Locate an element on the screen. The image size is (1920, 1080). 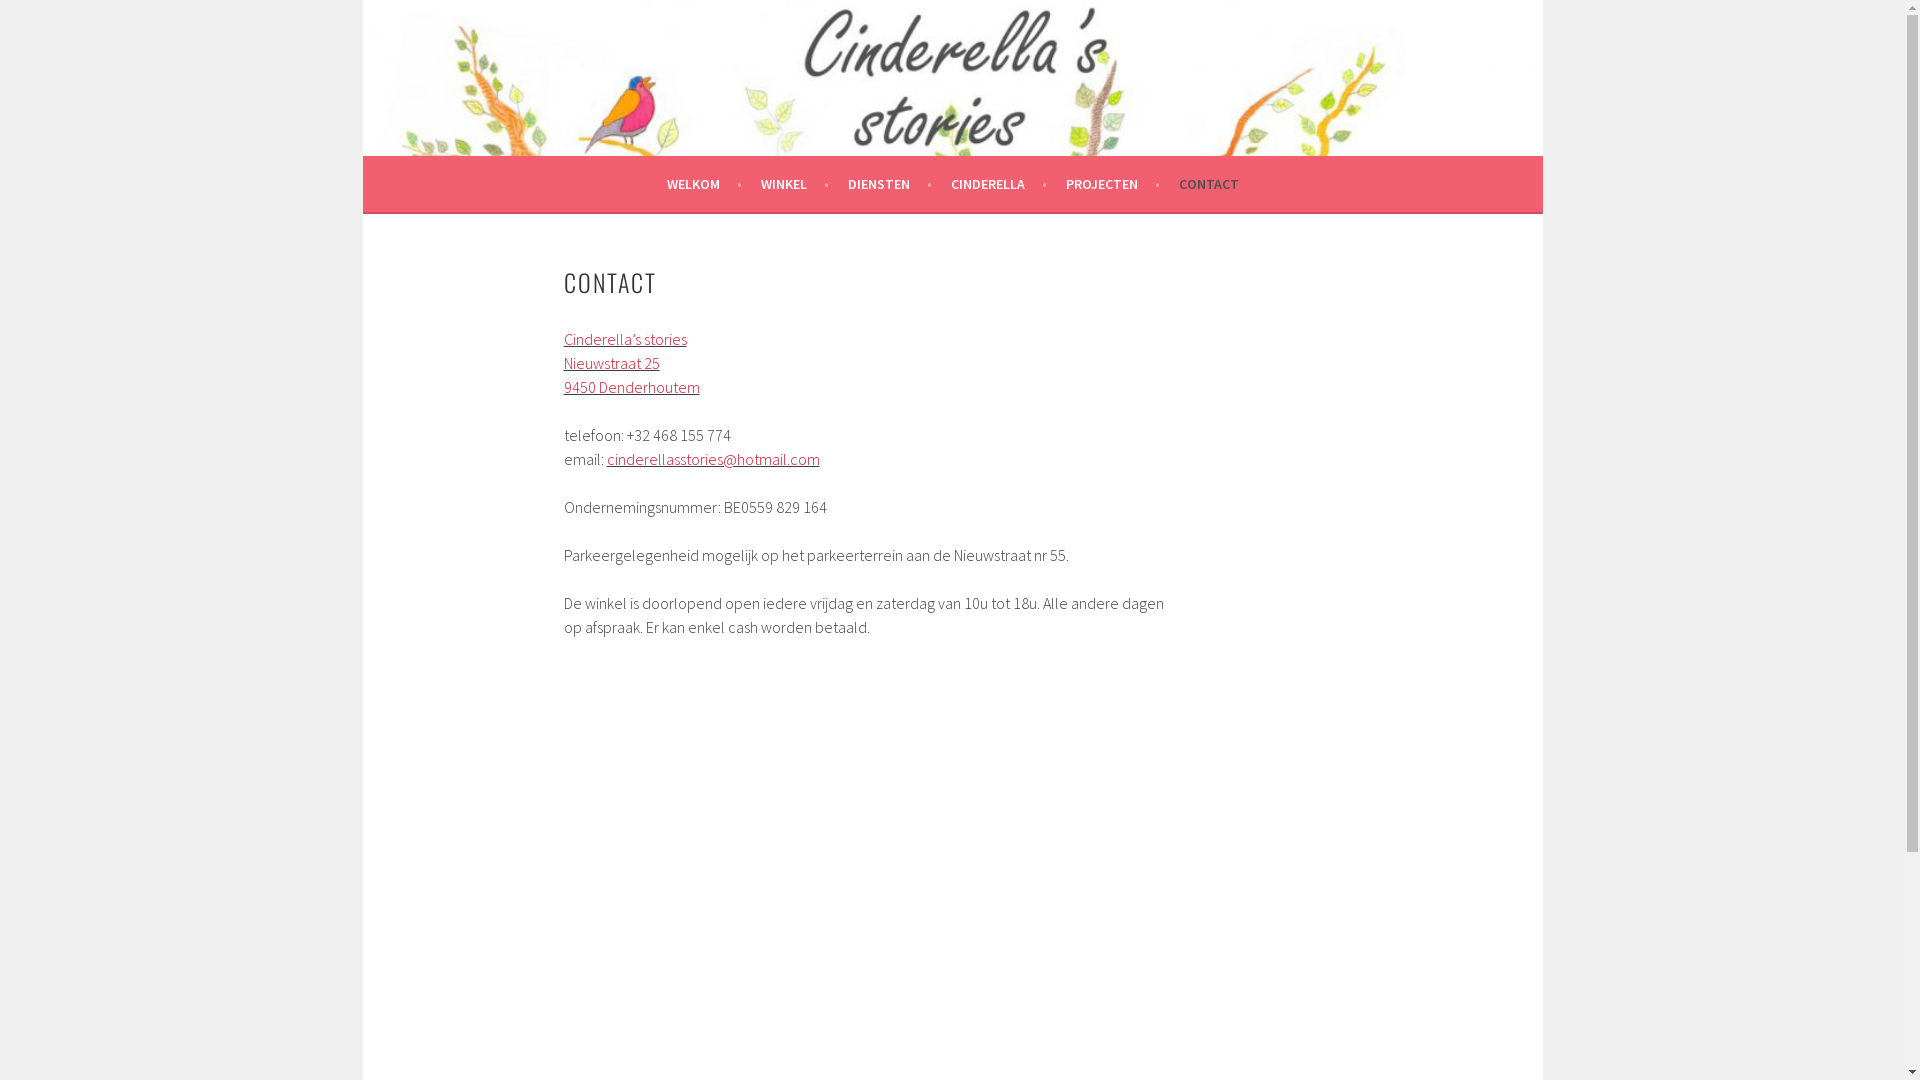
'CONTACT' is located at coordinates (1207, 184).